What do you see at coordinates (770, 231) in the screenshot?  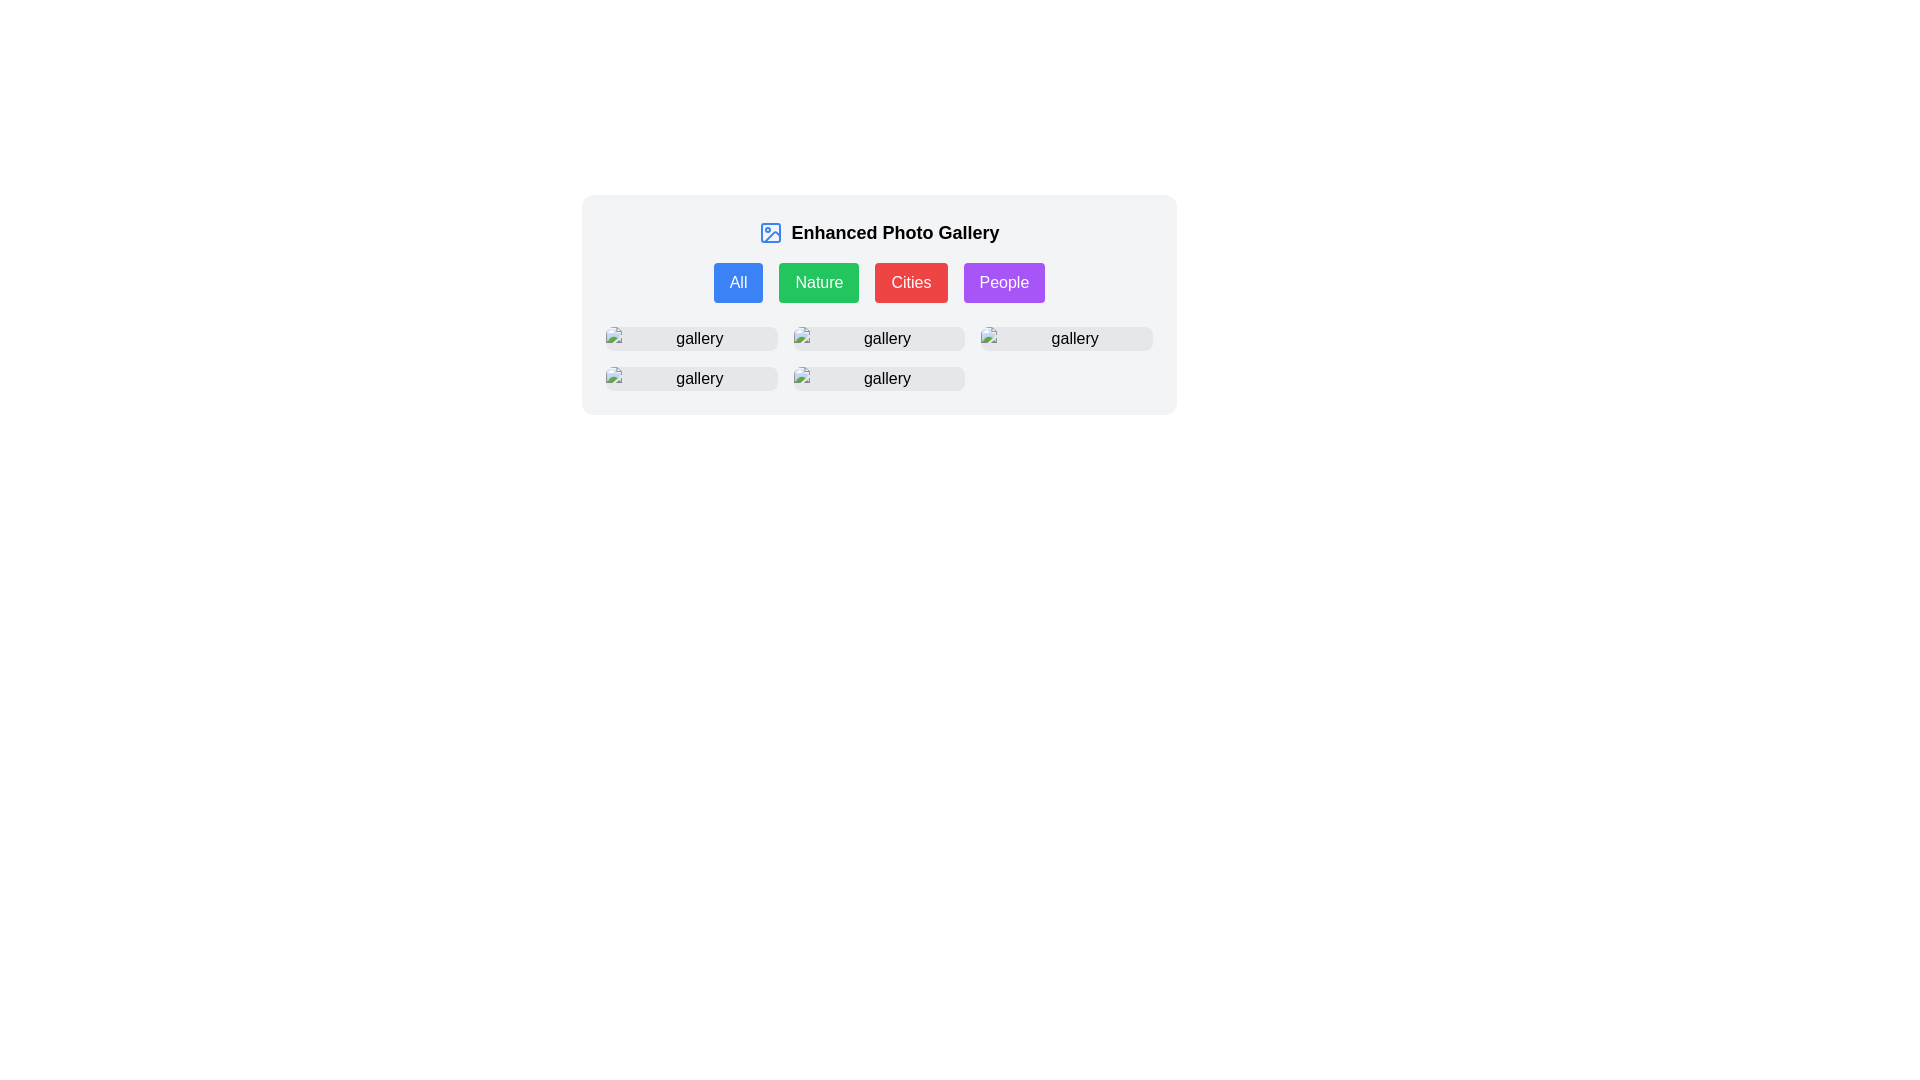 I see `the graphical icon component located in the top-left section of the toolbar, associated with the header text 'Enhanced Photo Gallery'` at bounding box center [770, 231].